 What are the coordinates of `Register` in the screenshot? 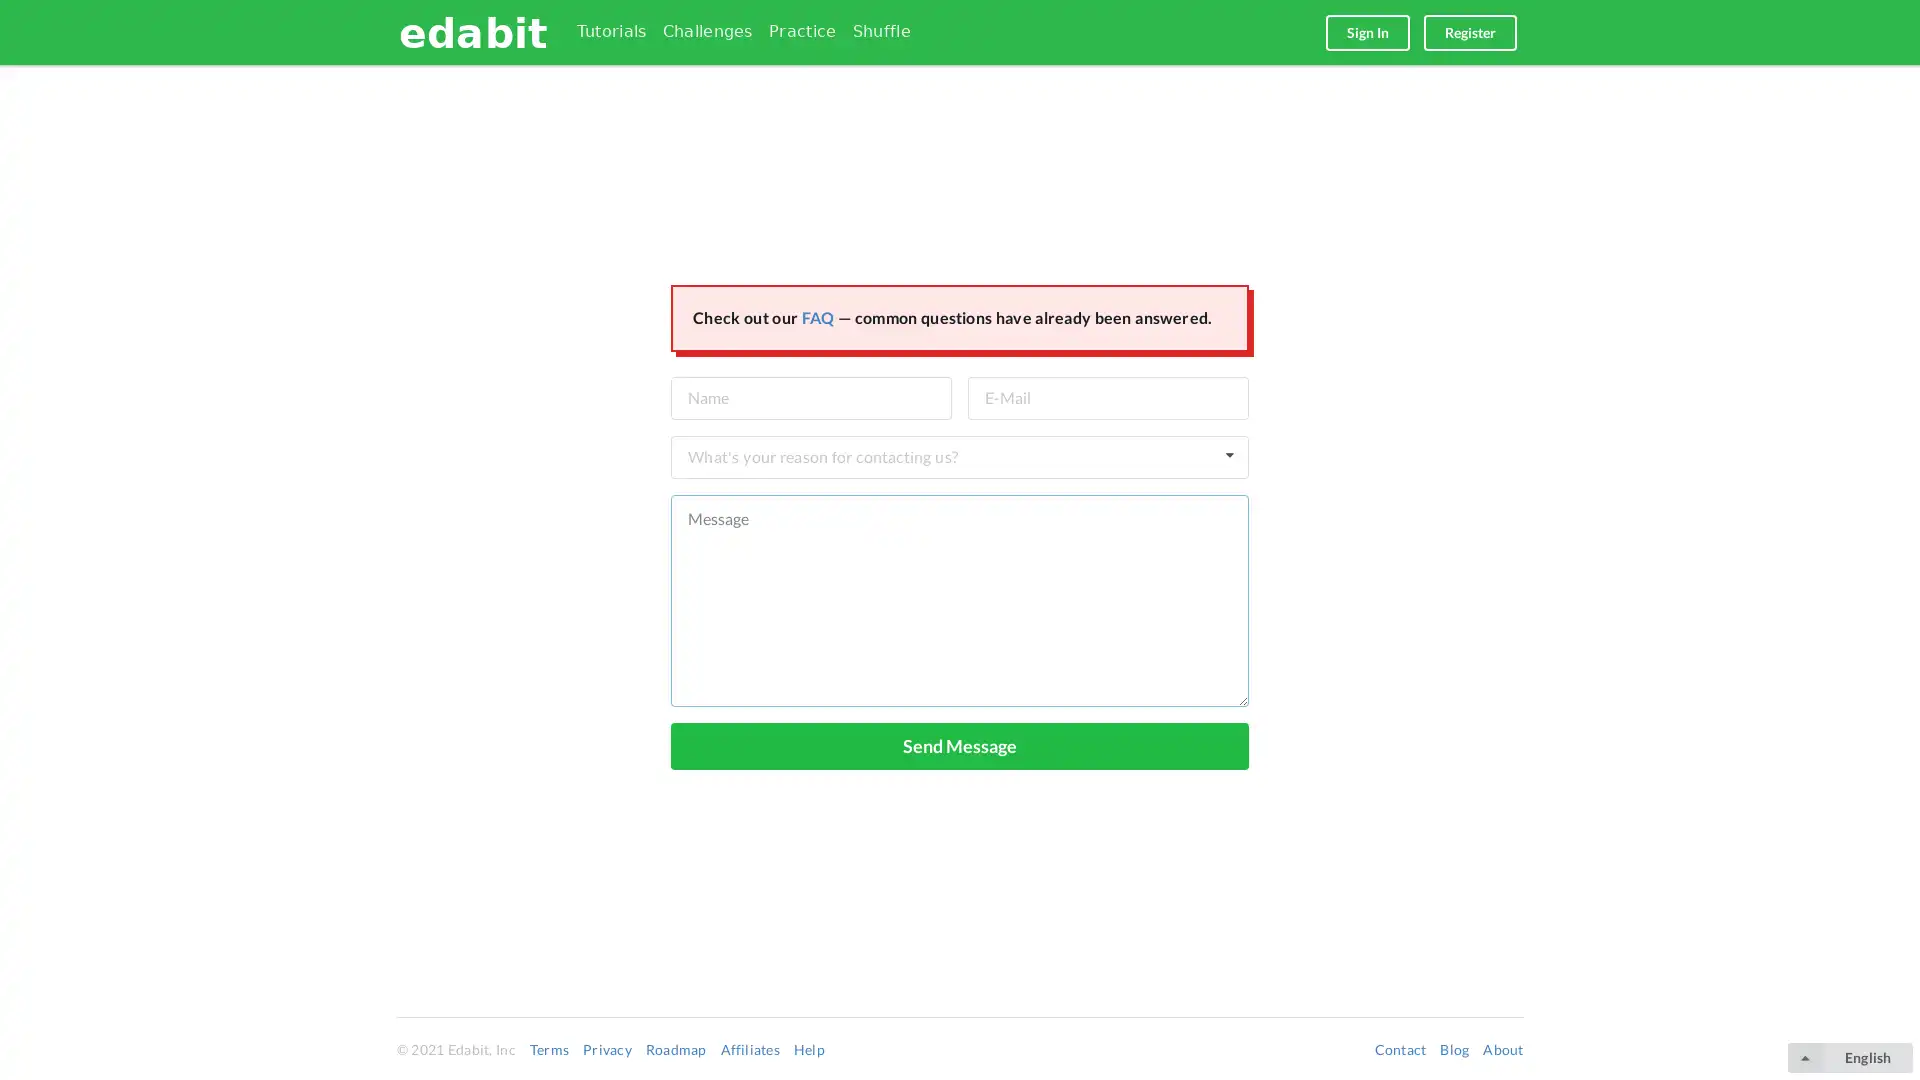 It's located at (1469, 31).